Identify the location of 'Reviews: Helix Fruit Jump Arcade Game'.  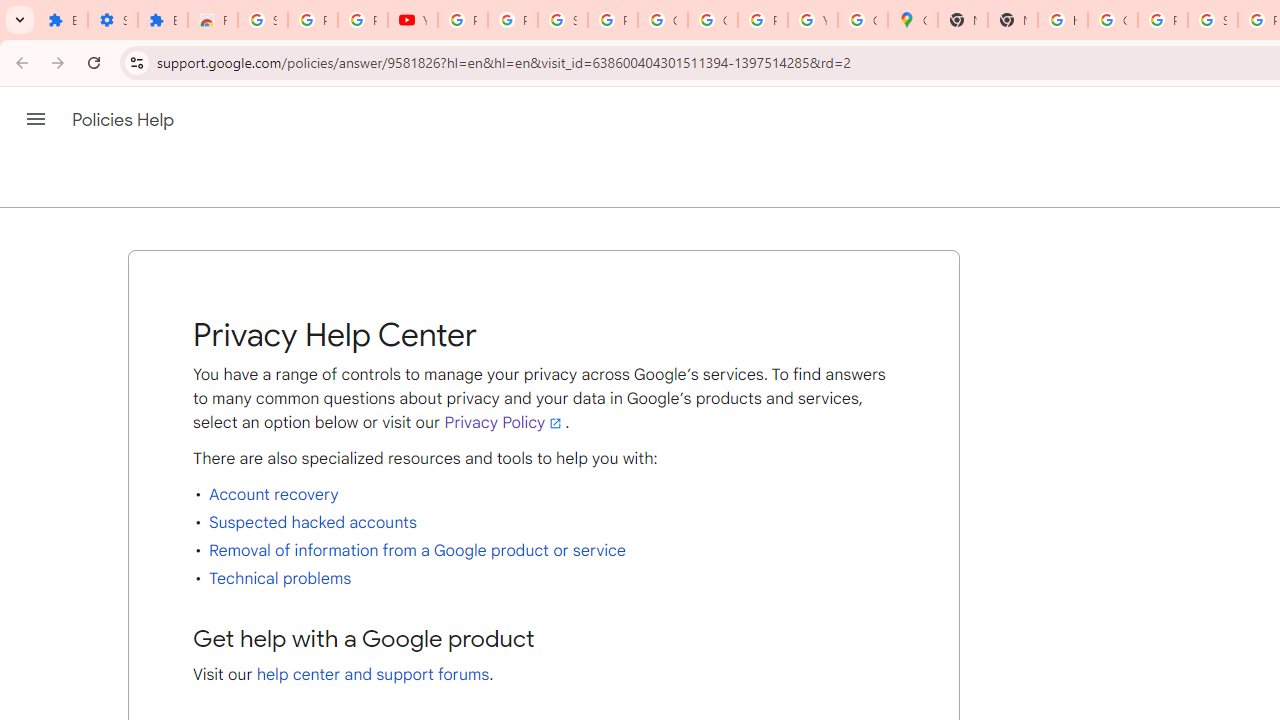
(213, 20).